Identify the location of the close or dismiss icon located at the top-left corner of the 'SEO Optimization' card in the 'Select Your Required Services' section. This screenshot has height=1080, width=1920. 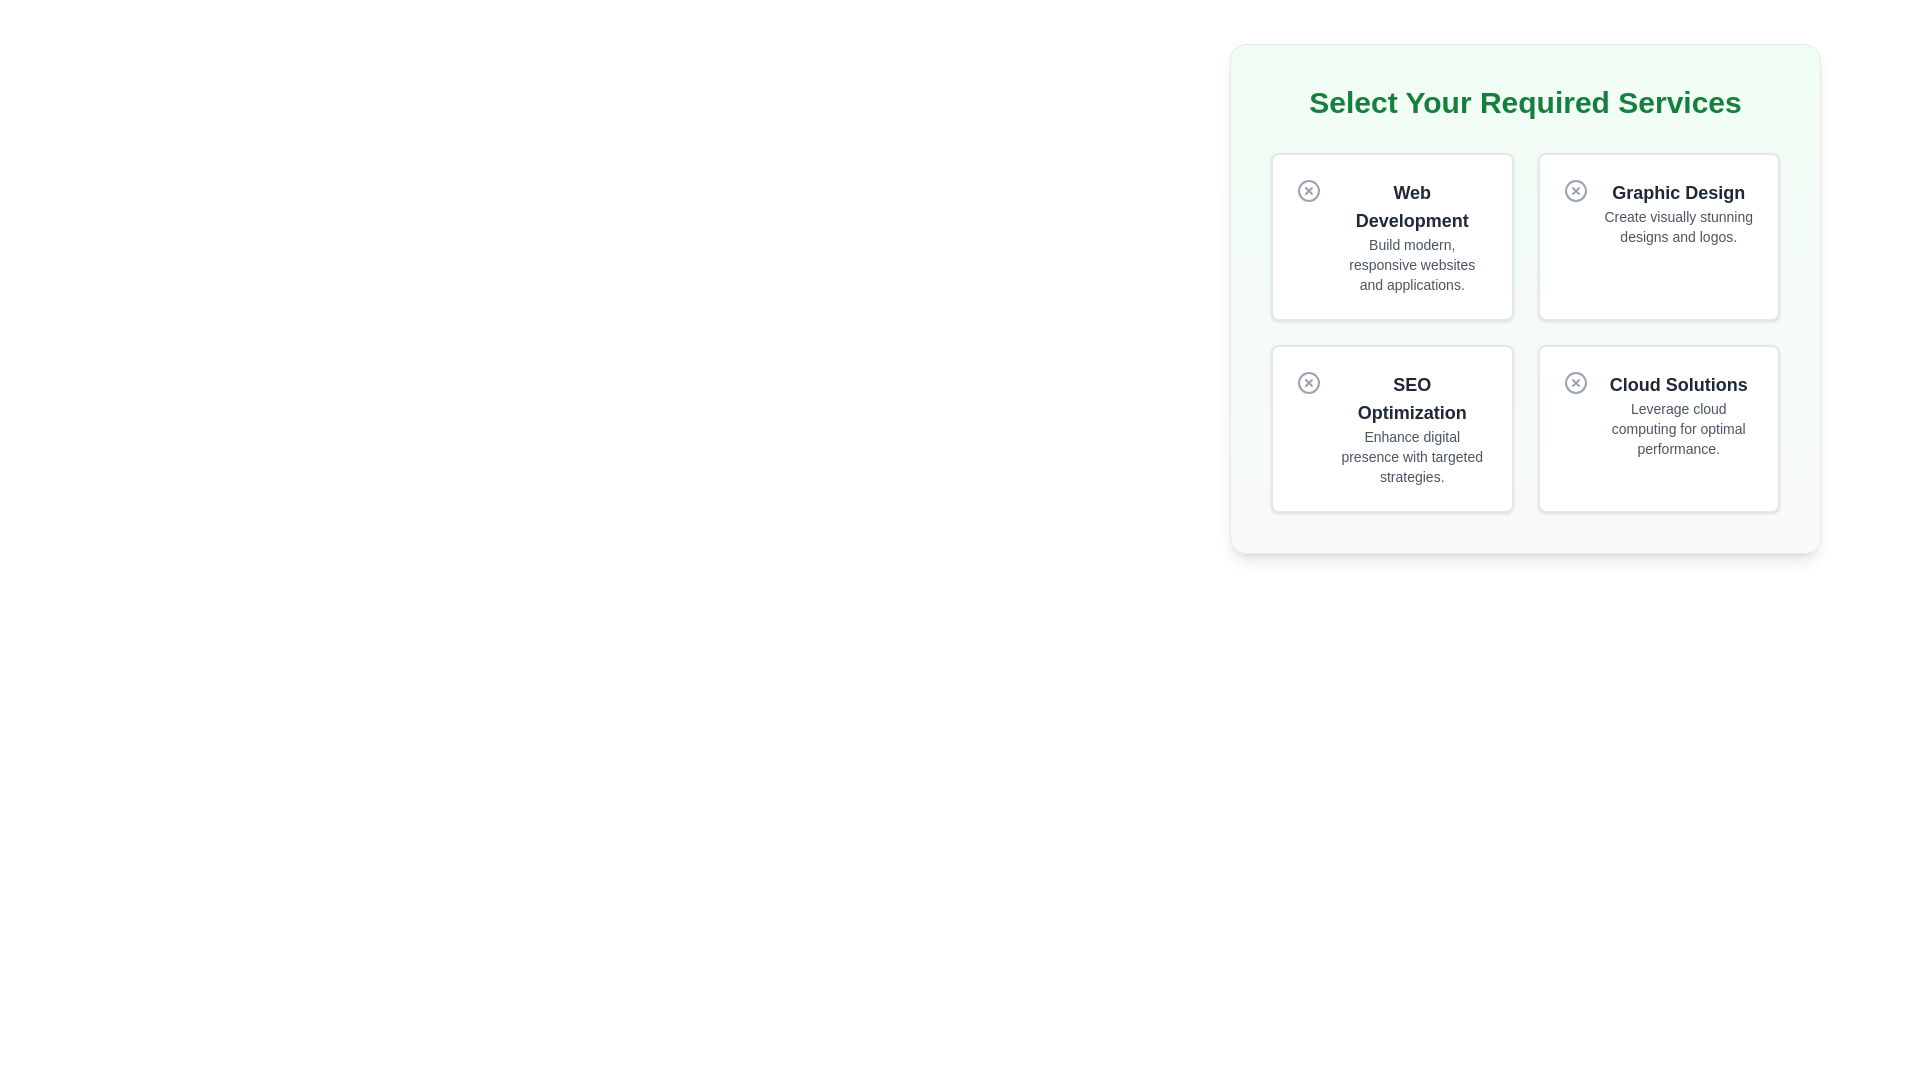
(1309, 382).